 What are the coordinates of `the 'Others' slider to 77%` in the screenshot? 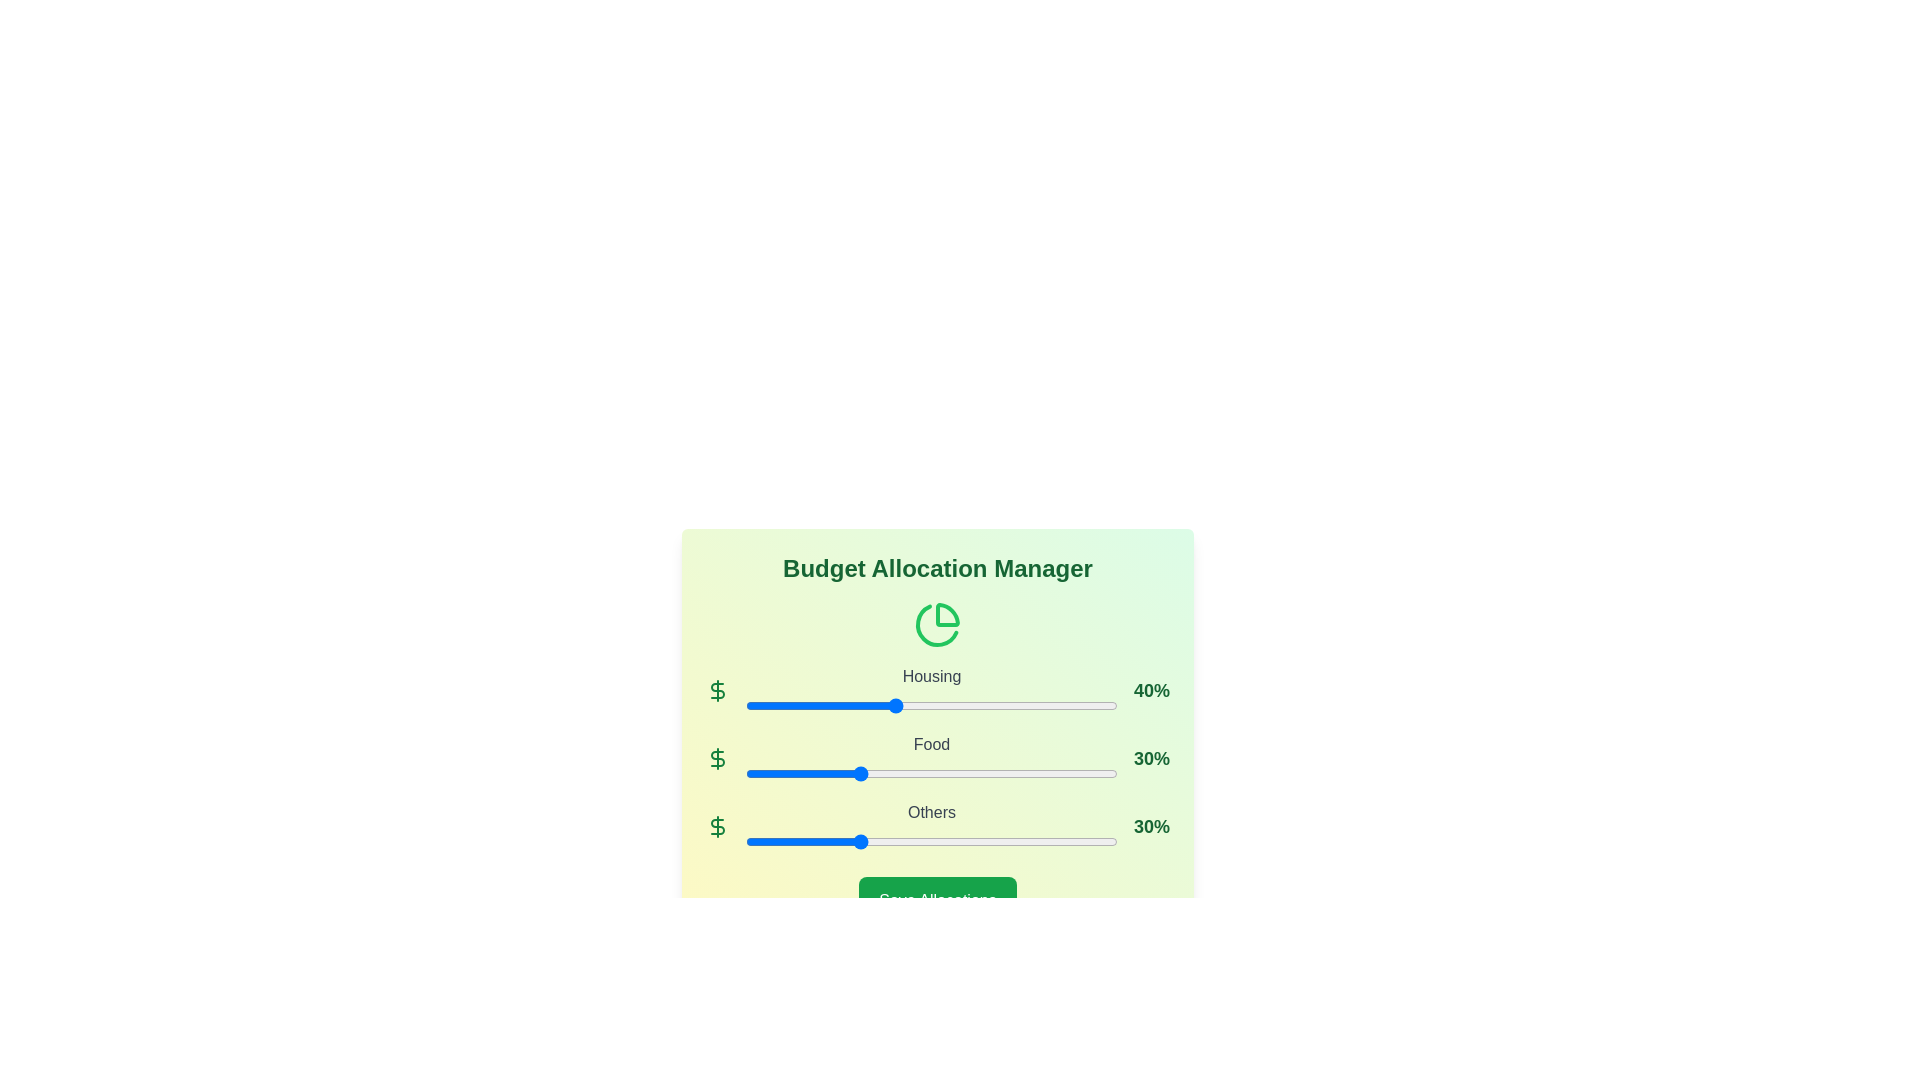 It's located at (1032, 841).